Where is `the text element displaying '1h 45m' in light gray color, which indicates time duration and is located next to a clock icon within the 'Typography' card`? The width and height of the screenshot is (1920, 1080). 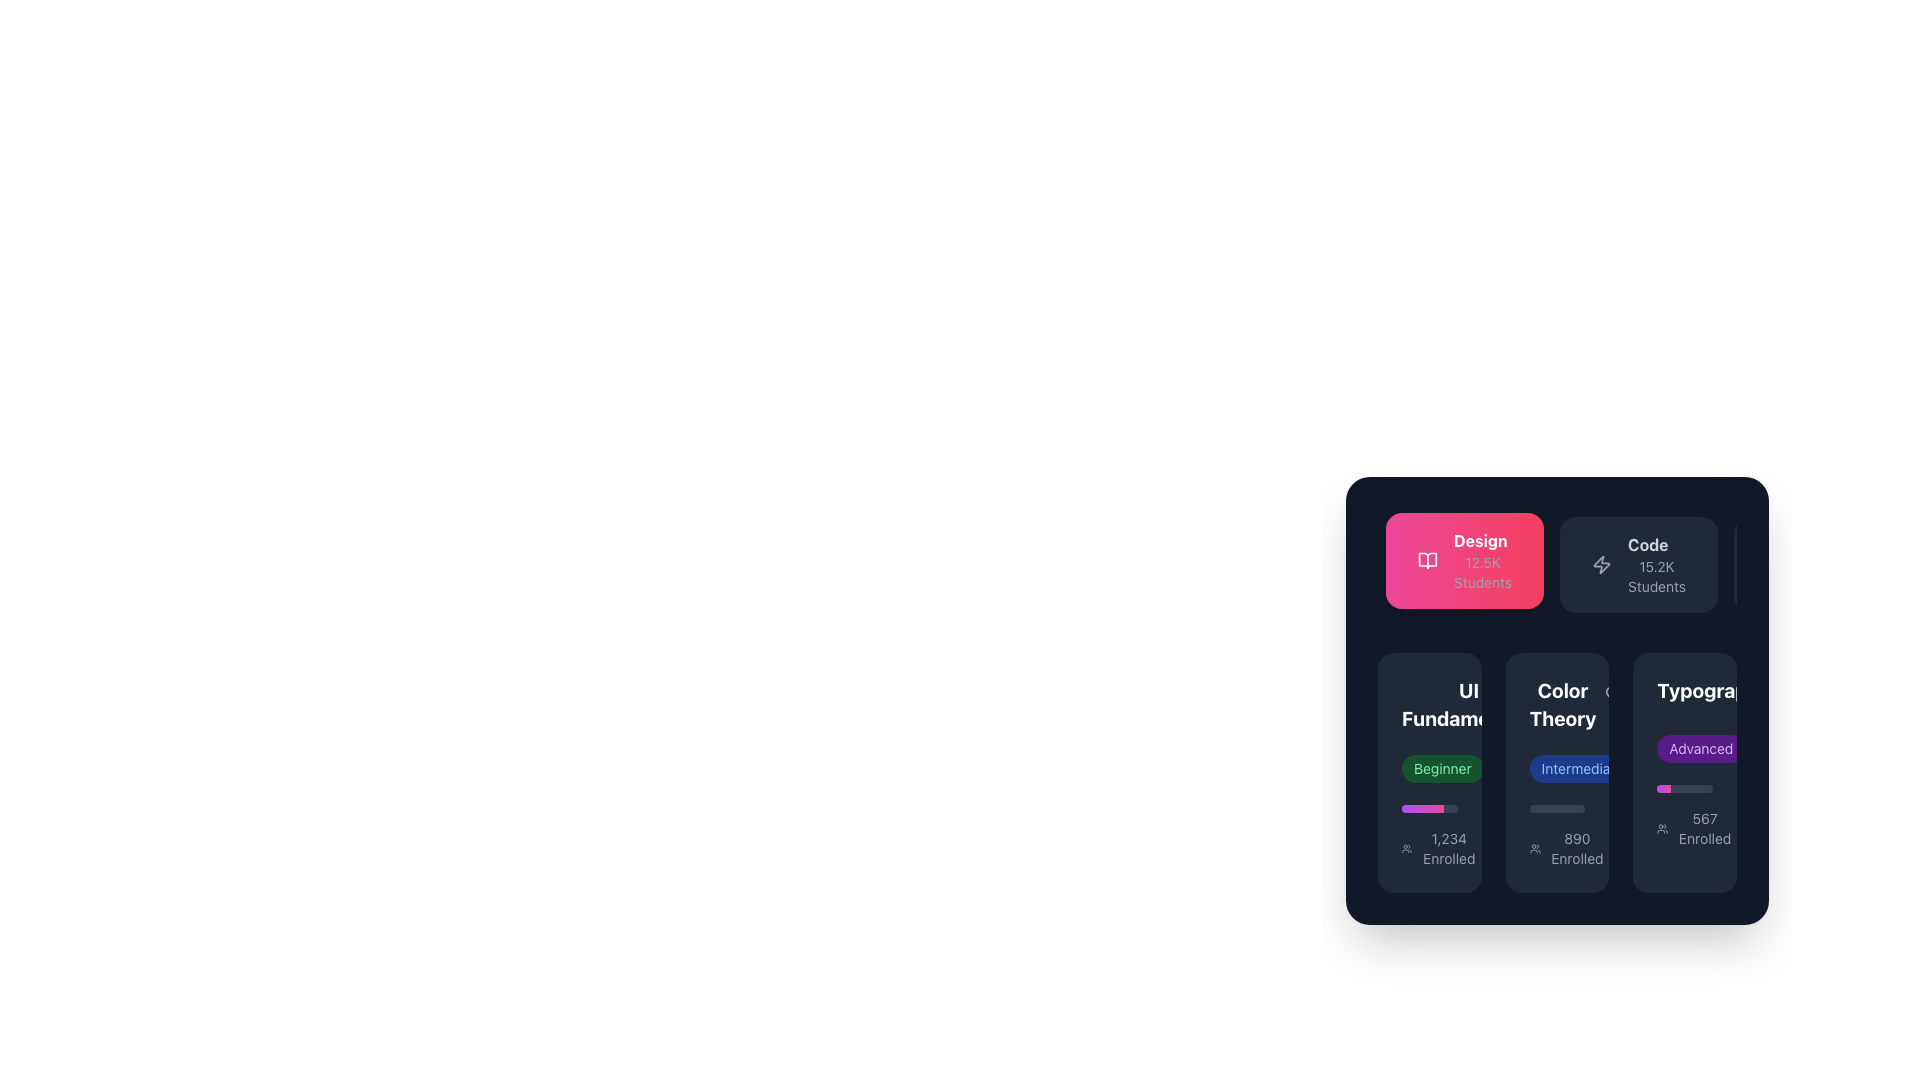
the text element displaying '1h 45m' in light gray color, which indicates time duration and is located next to a clock icon within the 'Typography' card is located at coordinates (1682, 767).